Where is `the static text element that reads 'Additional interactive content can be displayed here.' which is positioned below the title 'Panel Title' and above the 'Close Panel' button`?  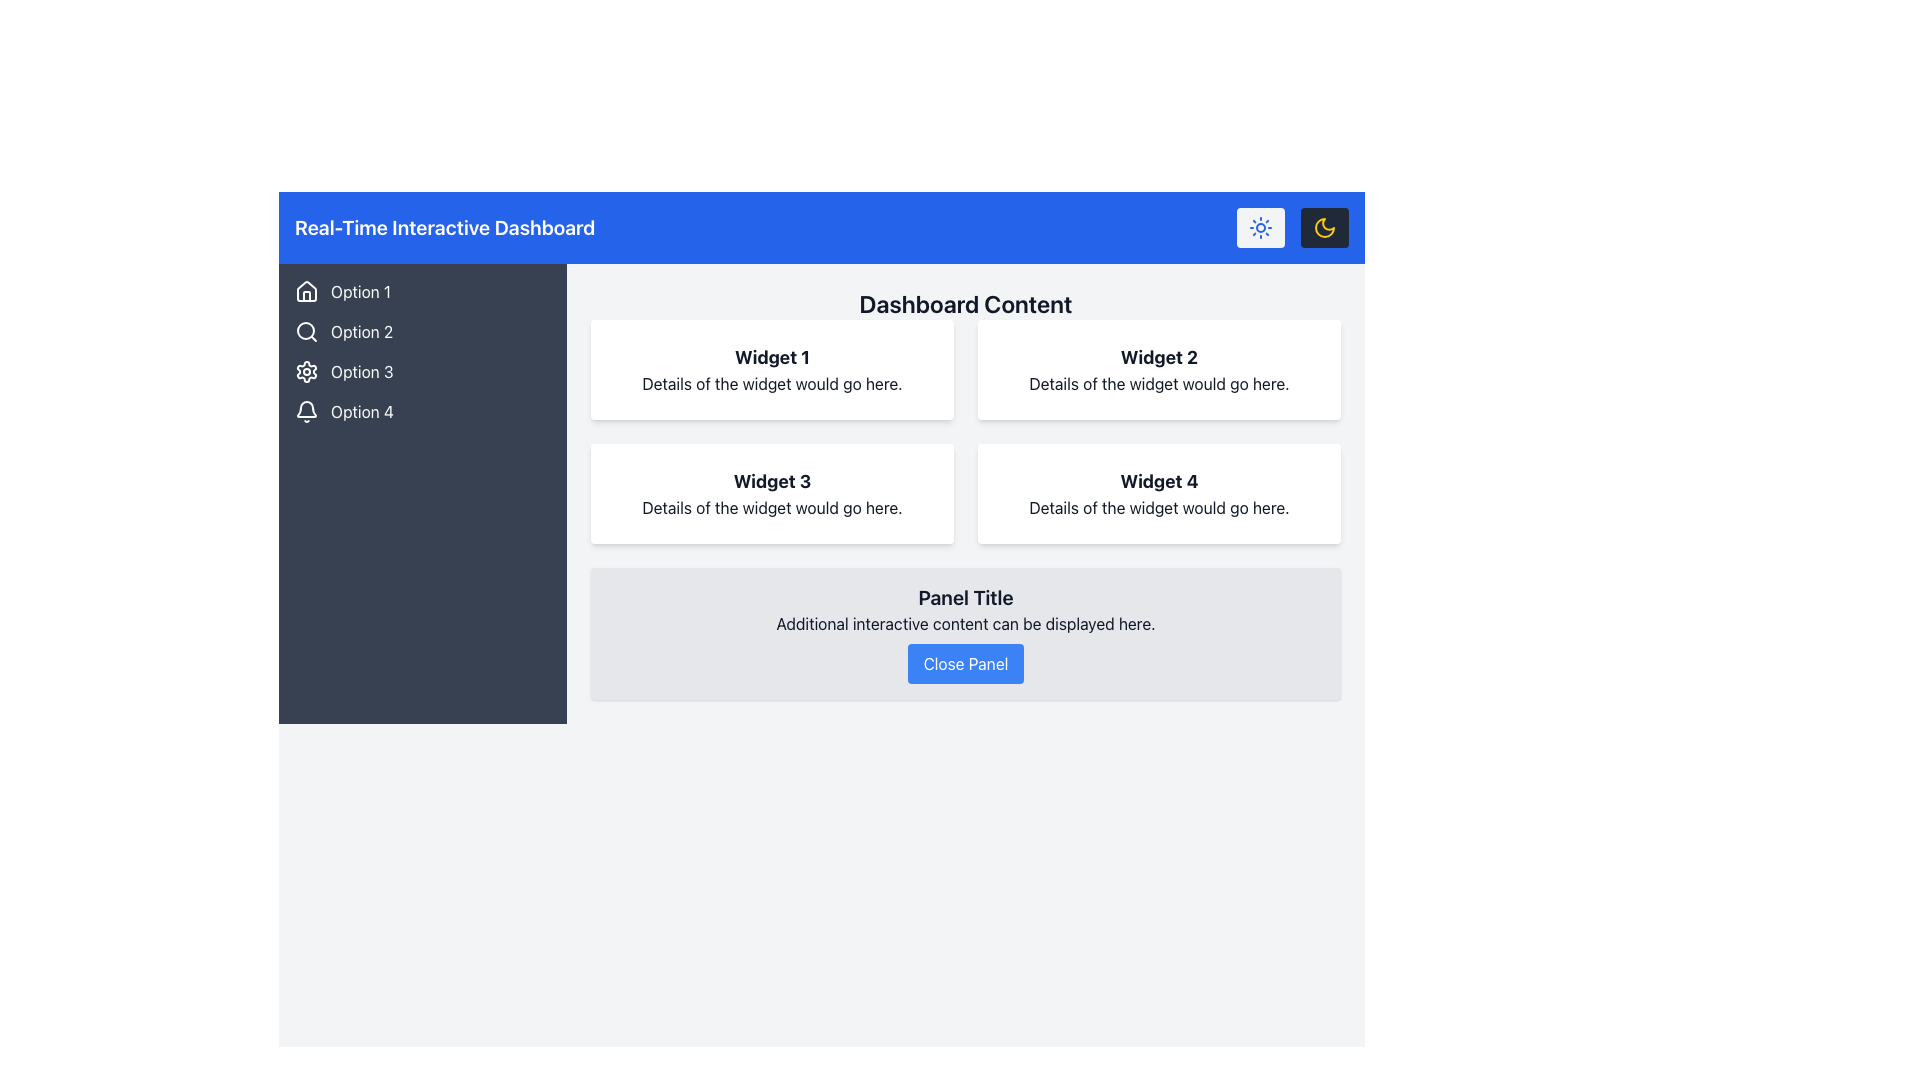 the static text element that reads 'Additional interactive content can be displayed here.' which is positioned below the title 'Panel Title' and above the 'Close Panel' button is located at coordinates (965, 623).